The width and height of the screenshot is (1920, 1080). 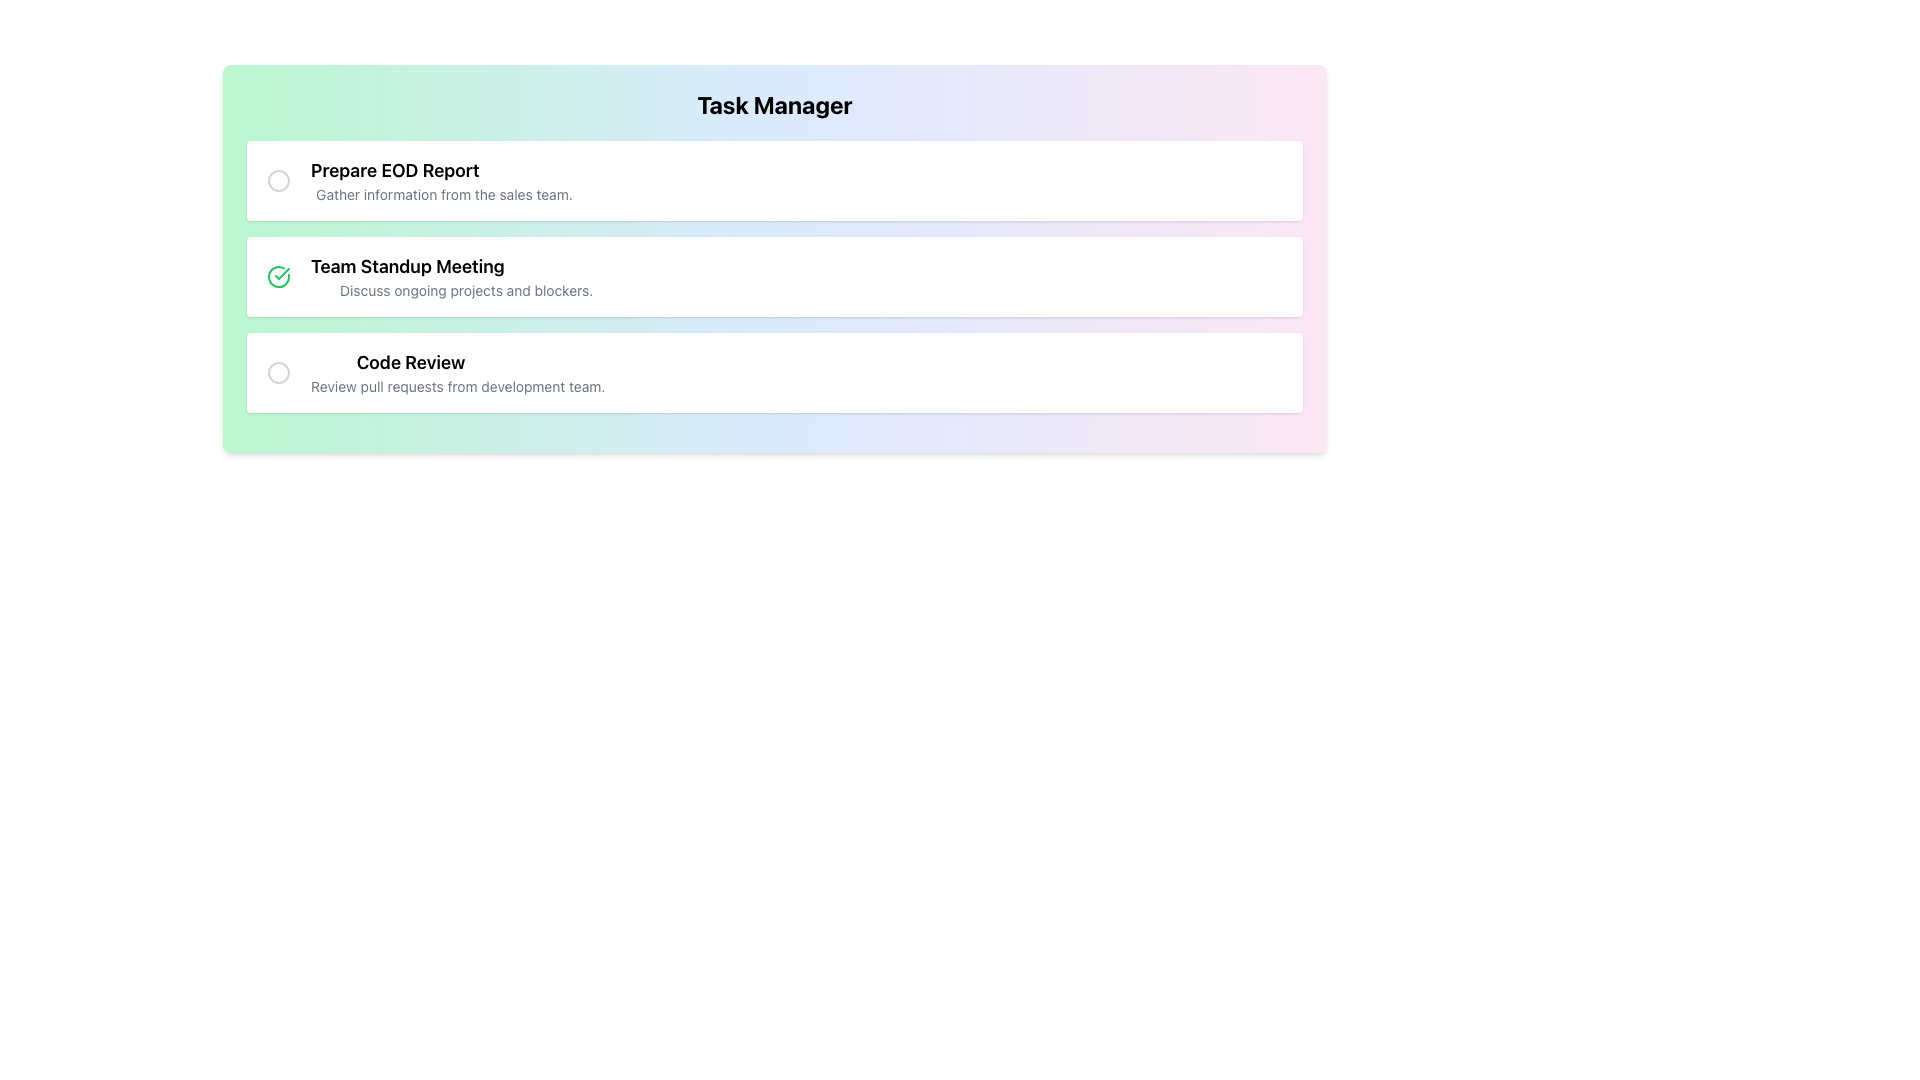 What do you see at coordinates (277, 373) in the screenshot?
I see `the Circular Icon located to the left of the text 'Code Review' in the third task item` at bounding box center [277, 373].